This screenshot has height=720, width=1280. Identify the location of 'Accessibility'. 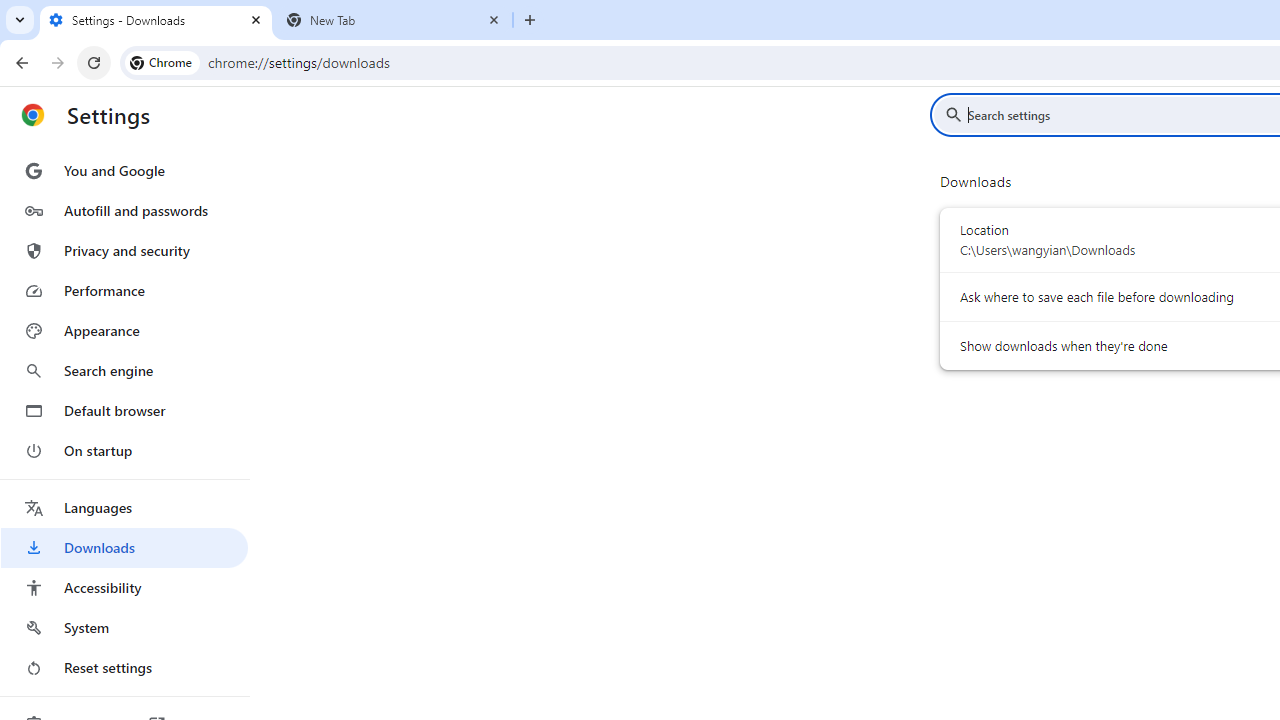
(123, 586).